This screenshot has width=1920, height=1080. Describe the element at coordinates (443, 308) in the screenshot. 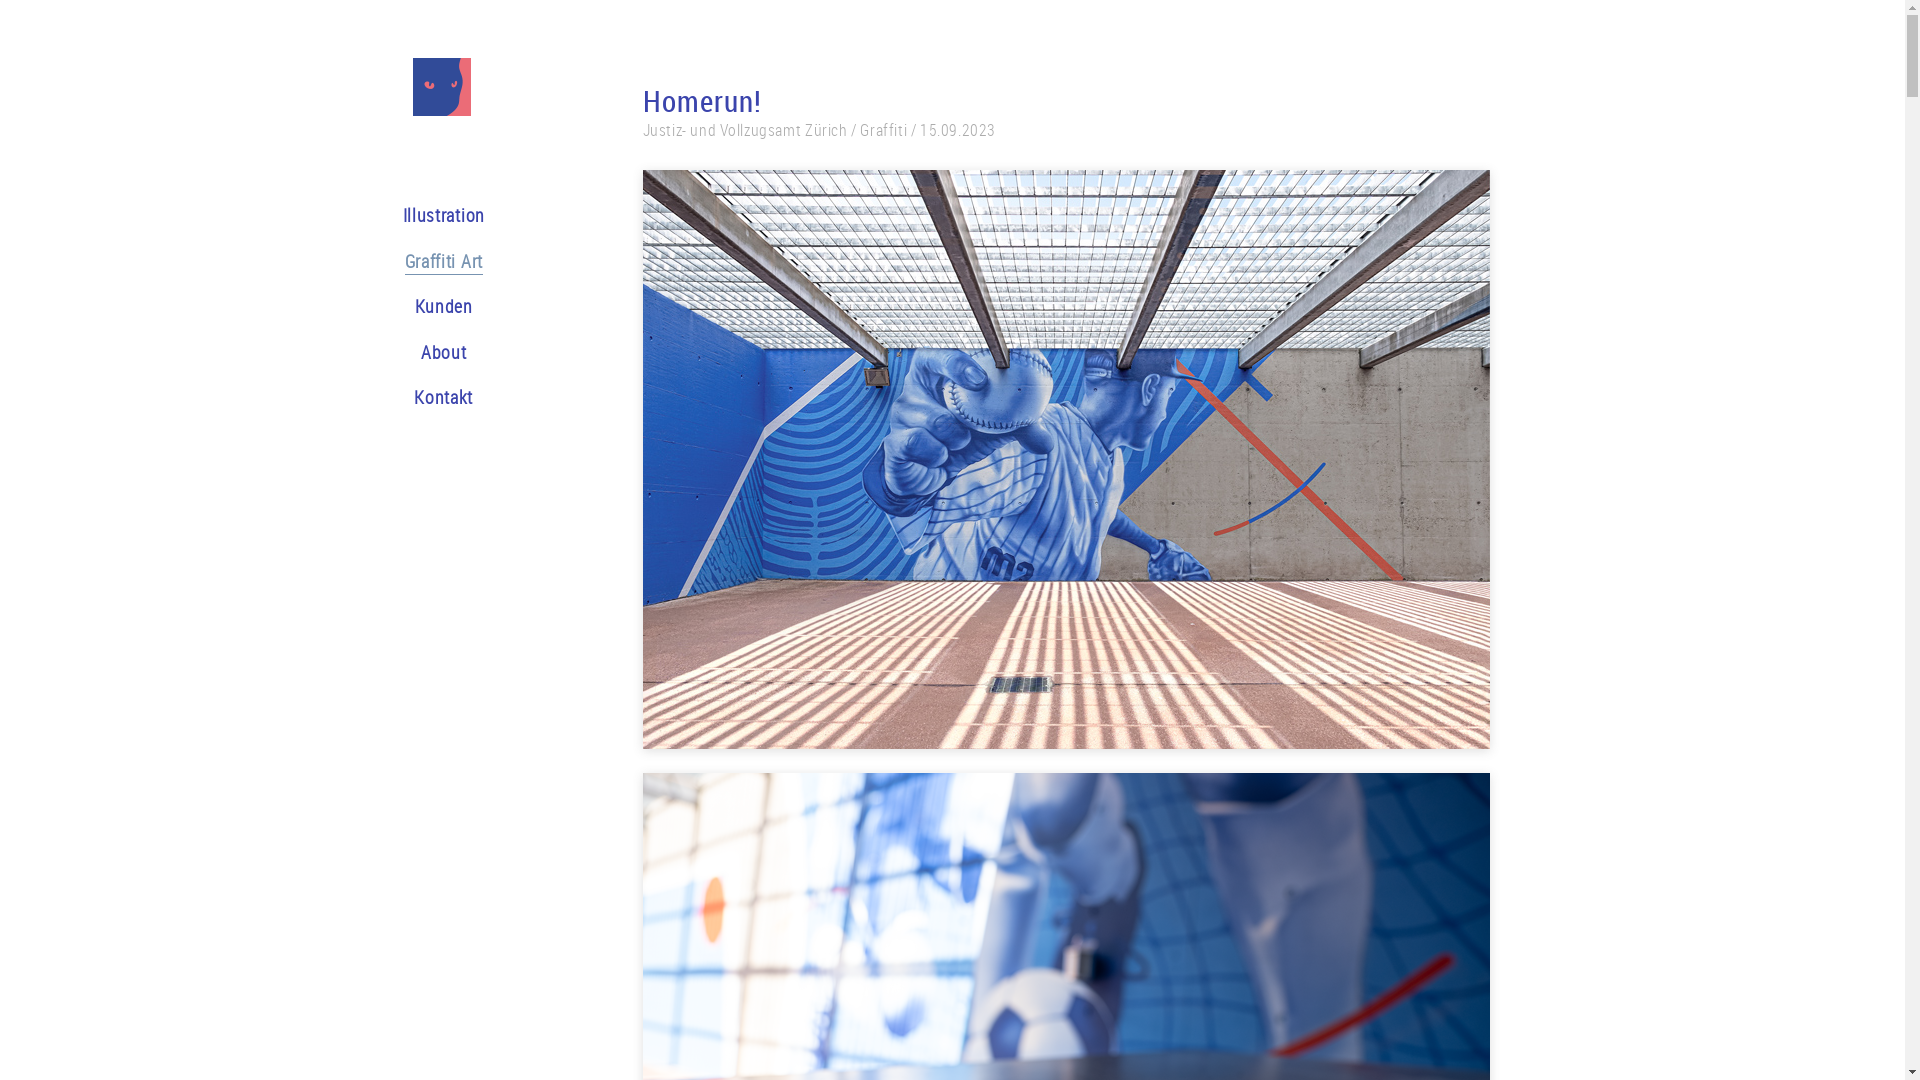

I see `'Kunden'` at that location.